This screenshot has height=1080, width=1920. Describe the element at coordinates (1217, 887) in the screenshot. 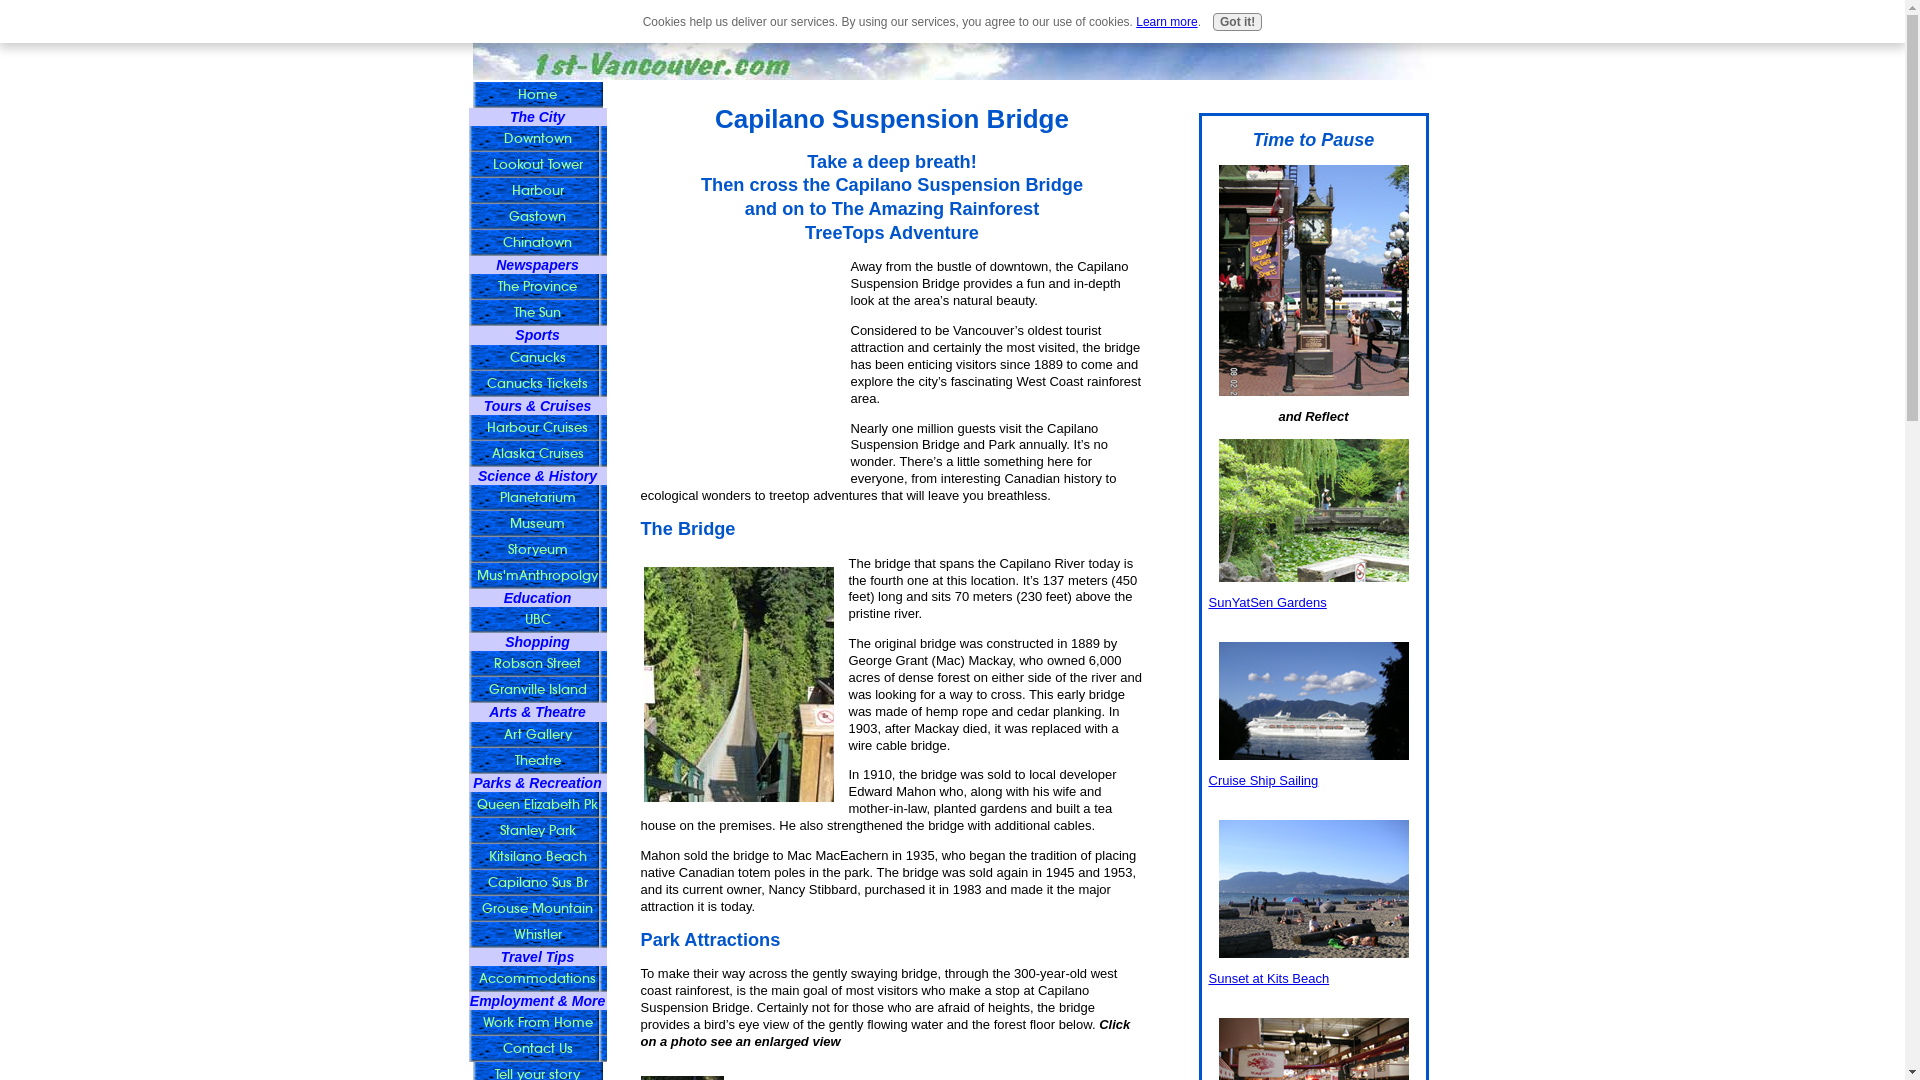

I see `'Sunset at Kits Beach'` at that location.